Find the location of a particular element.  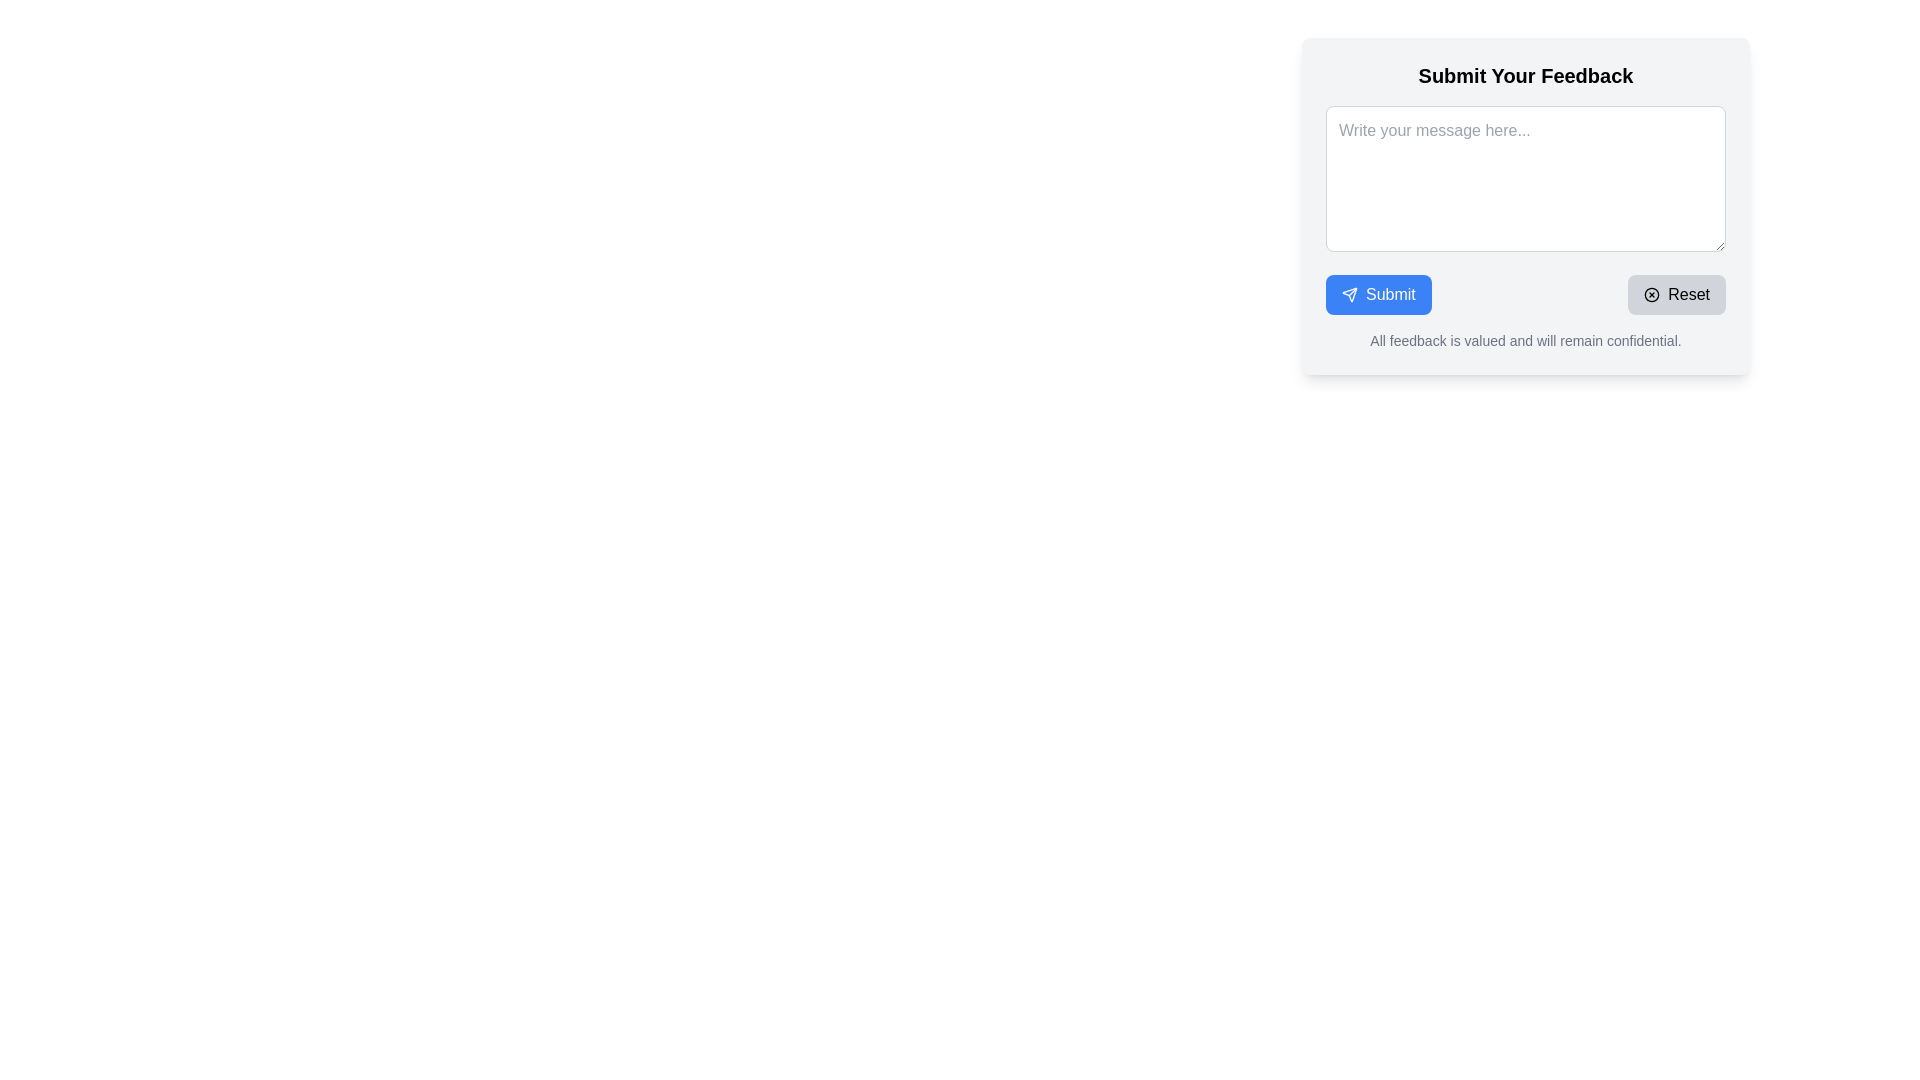

the 'Submit' button icon located towards the left side of the button, just before the text label 'Submit' is located at coordinates (1349, 294).